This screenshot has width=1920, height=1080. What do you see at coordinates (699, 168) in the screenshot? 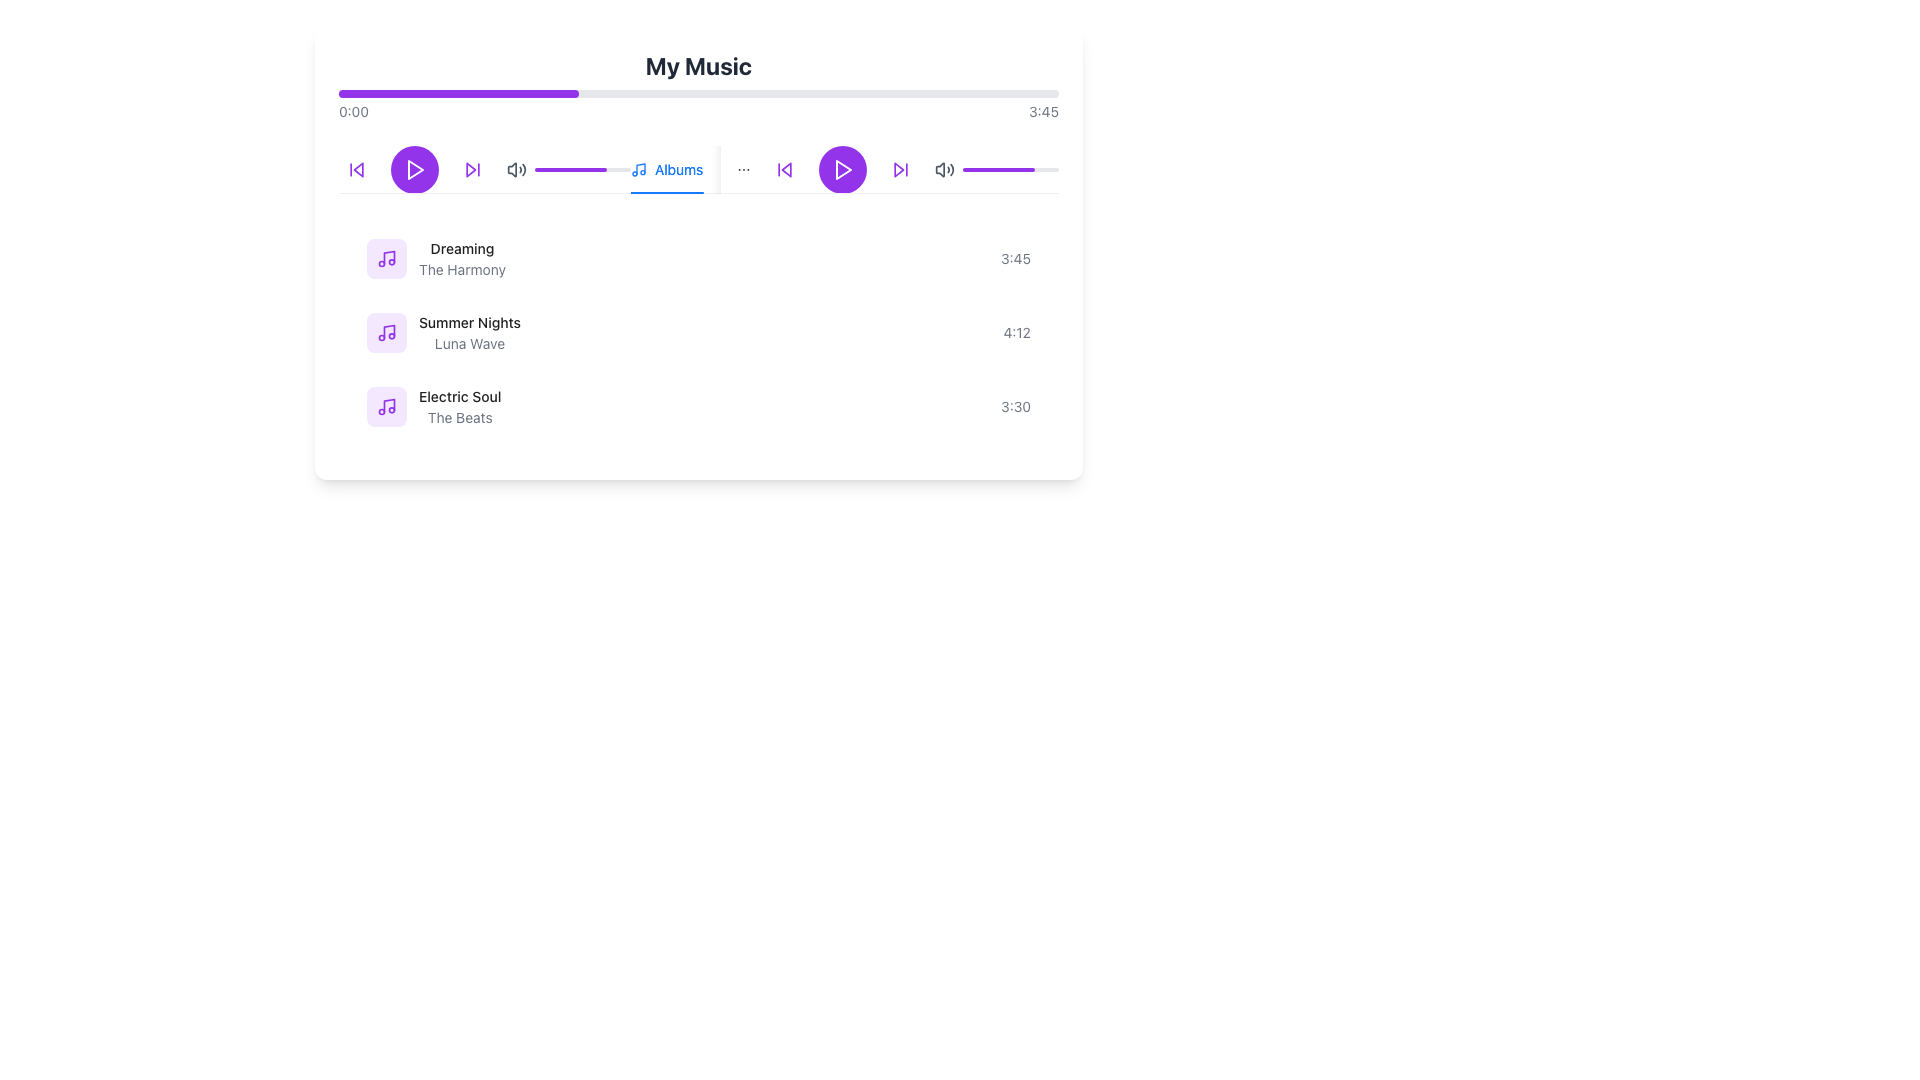
I see `the Horizontal Tab Navigation element located below the progress bar` at bounding box center [699, 168].